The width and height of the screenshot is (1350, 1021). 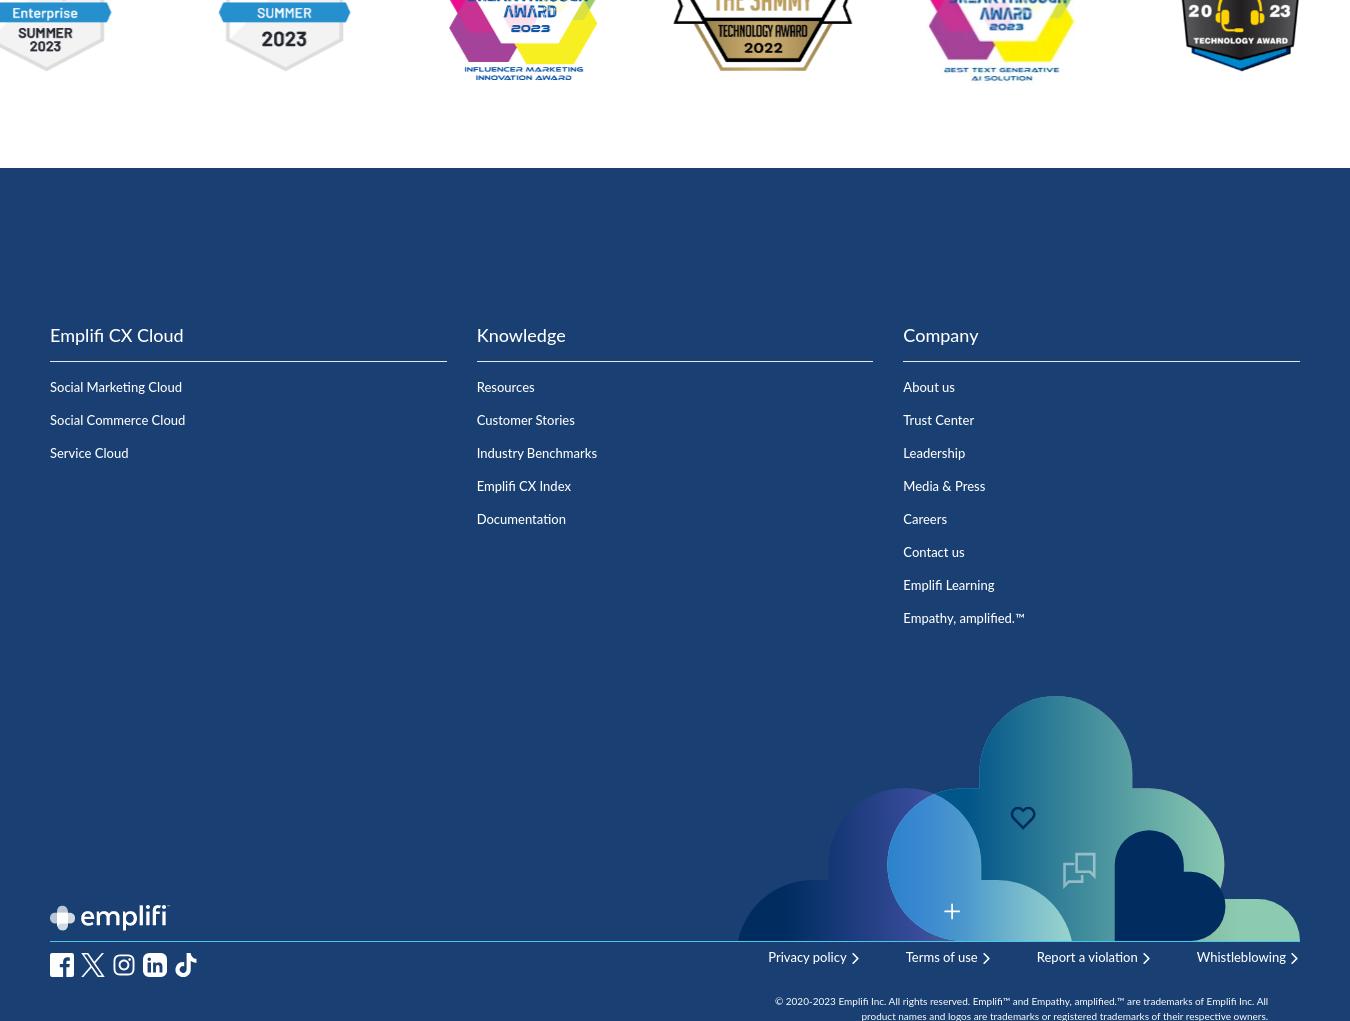 What do you see at coordinates (924, 519) in the screenshot?
I see `'Careers'` at bounding box center [924, 519].